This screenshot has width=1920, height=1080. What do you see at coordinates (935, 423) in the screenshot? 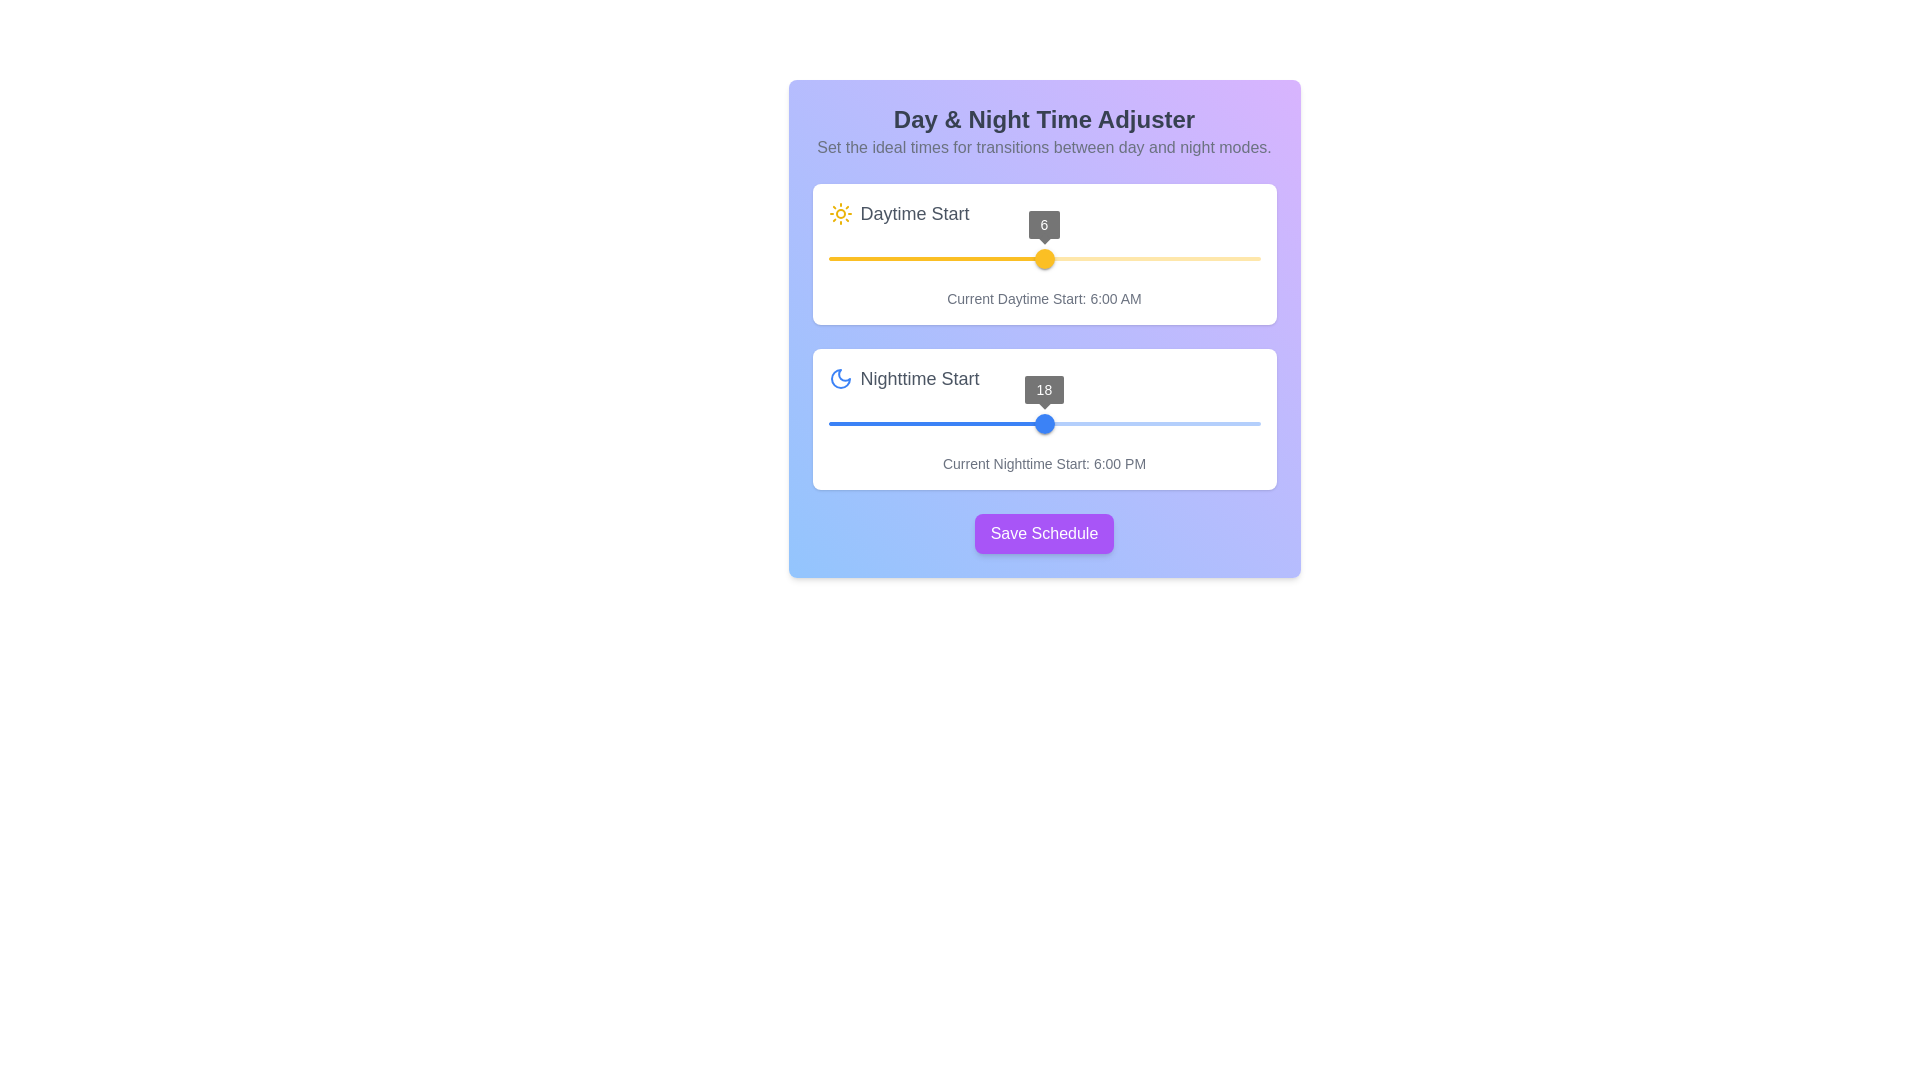
I see `the Slider track of the Nighttime Start slider bar` at bounding box center [935, 423].